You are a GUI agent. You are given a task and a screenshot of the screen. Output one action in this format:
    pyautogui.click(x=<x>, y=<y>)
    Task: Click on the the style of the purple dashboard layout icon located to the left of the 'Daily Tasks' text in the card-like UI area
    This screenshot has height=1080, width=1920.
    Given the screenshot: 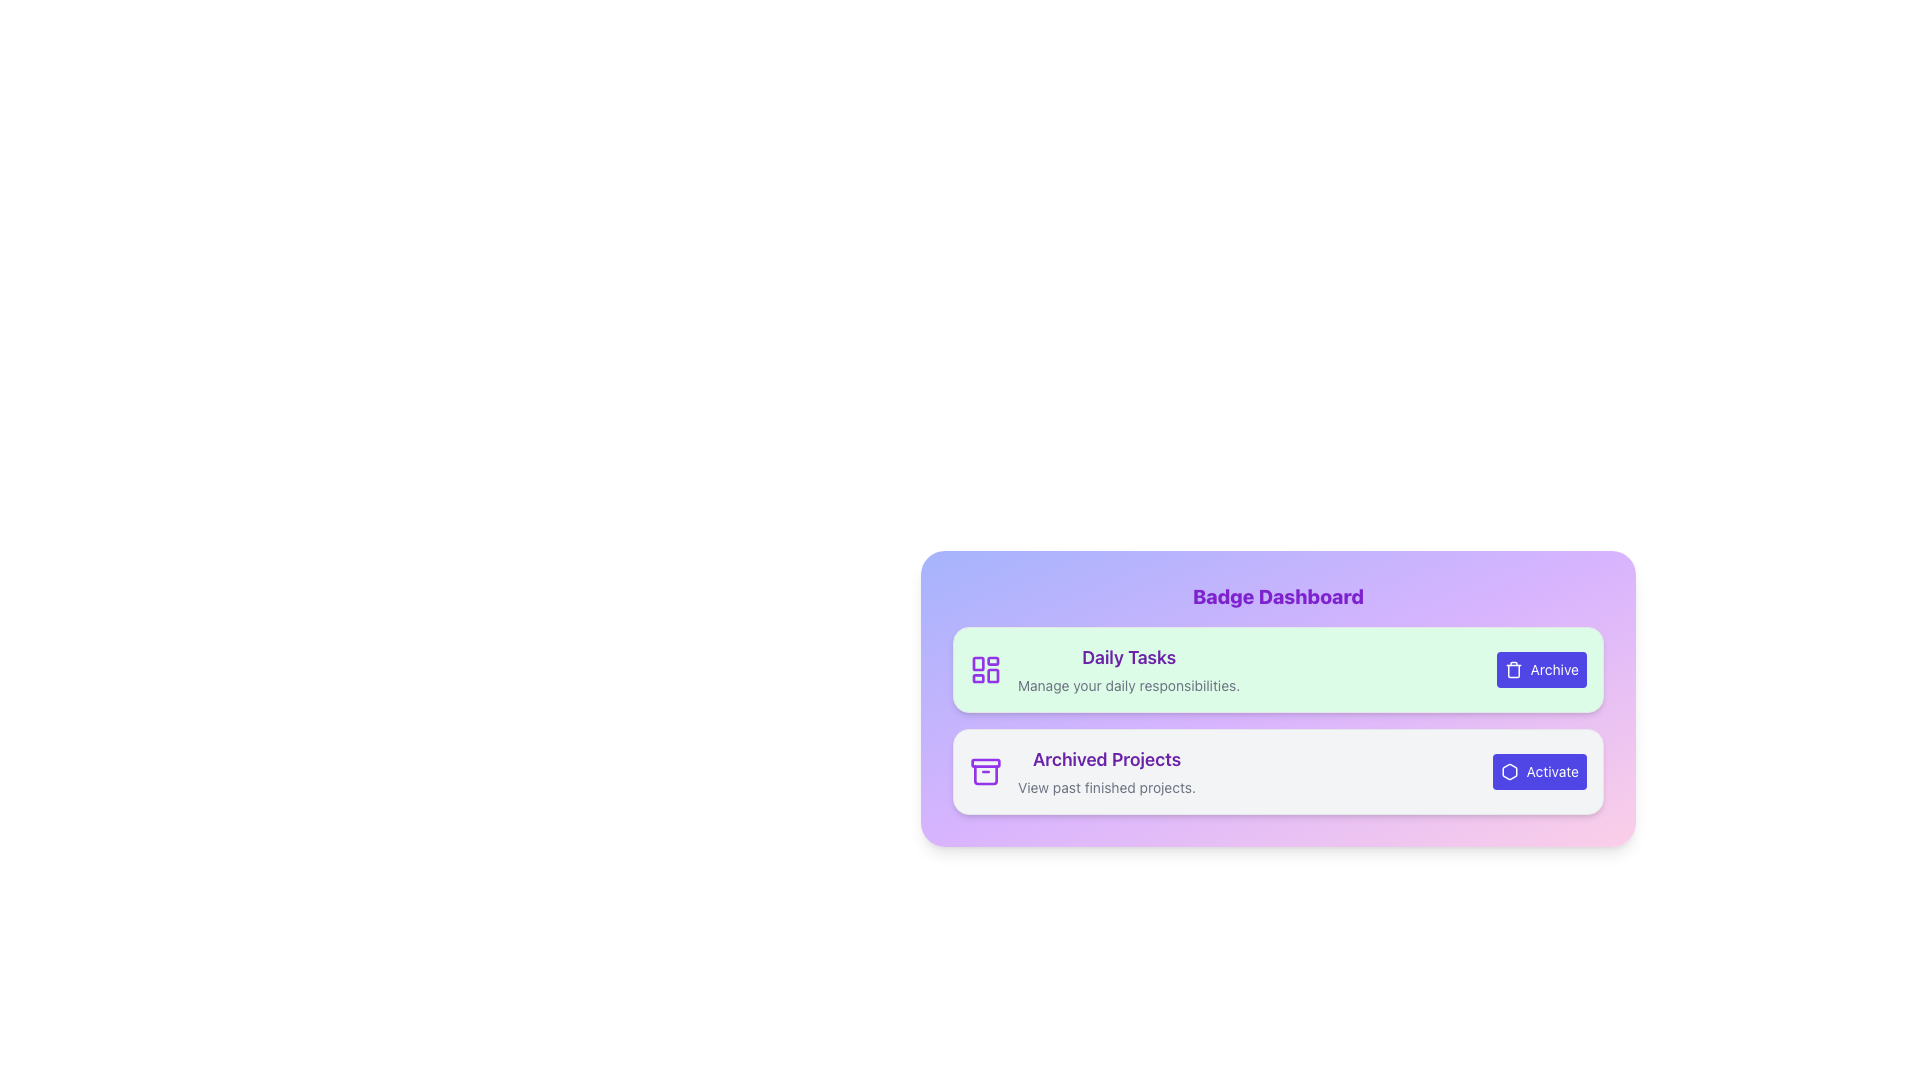 What is the action you would take?
    pyautogui.click(x=985, y=670)
    